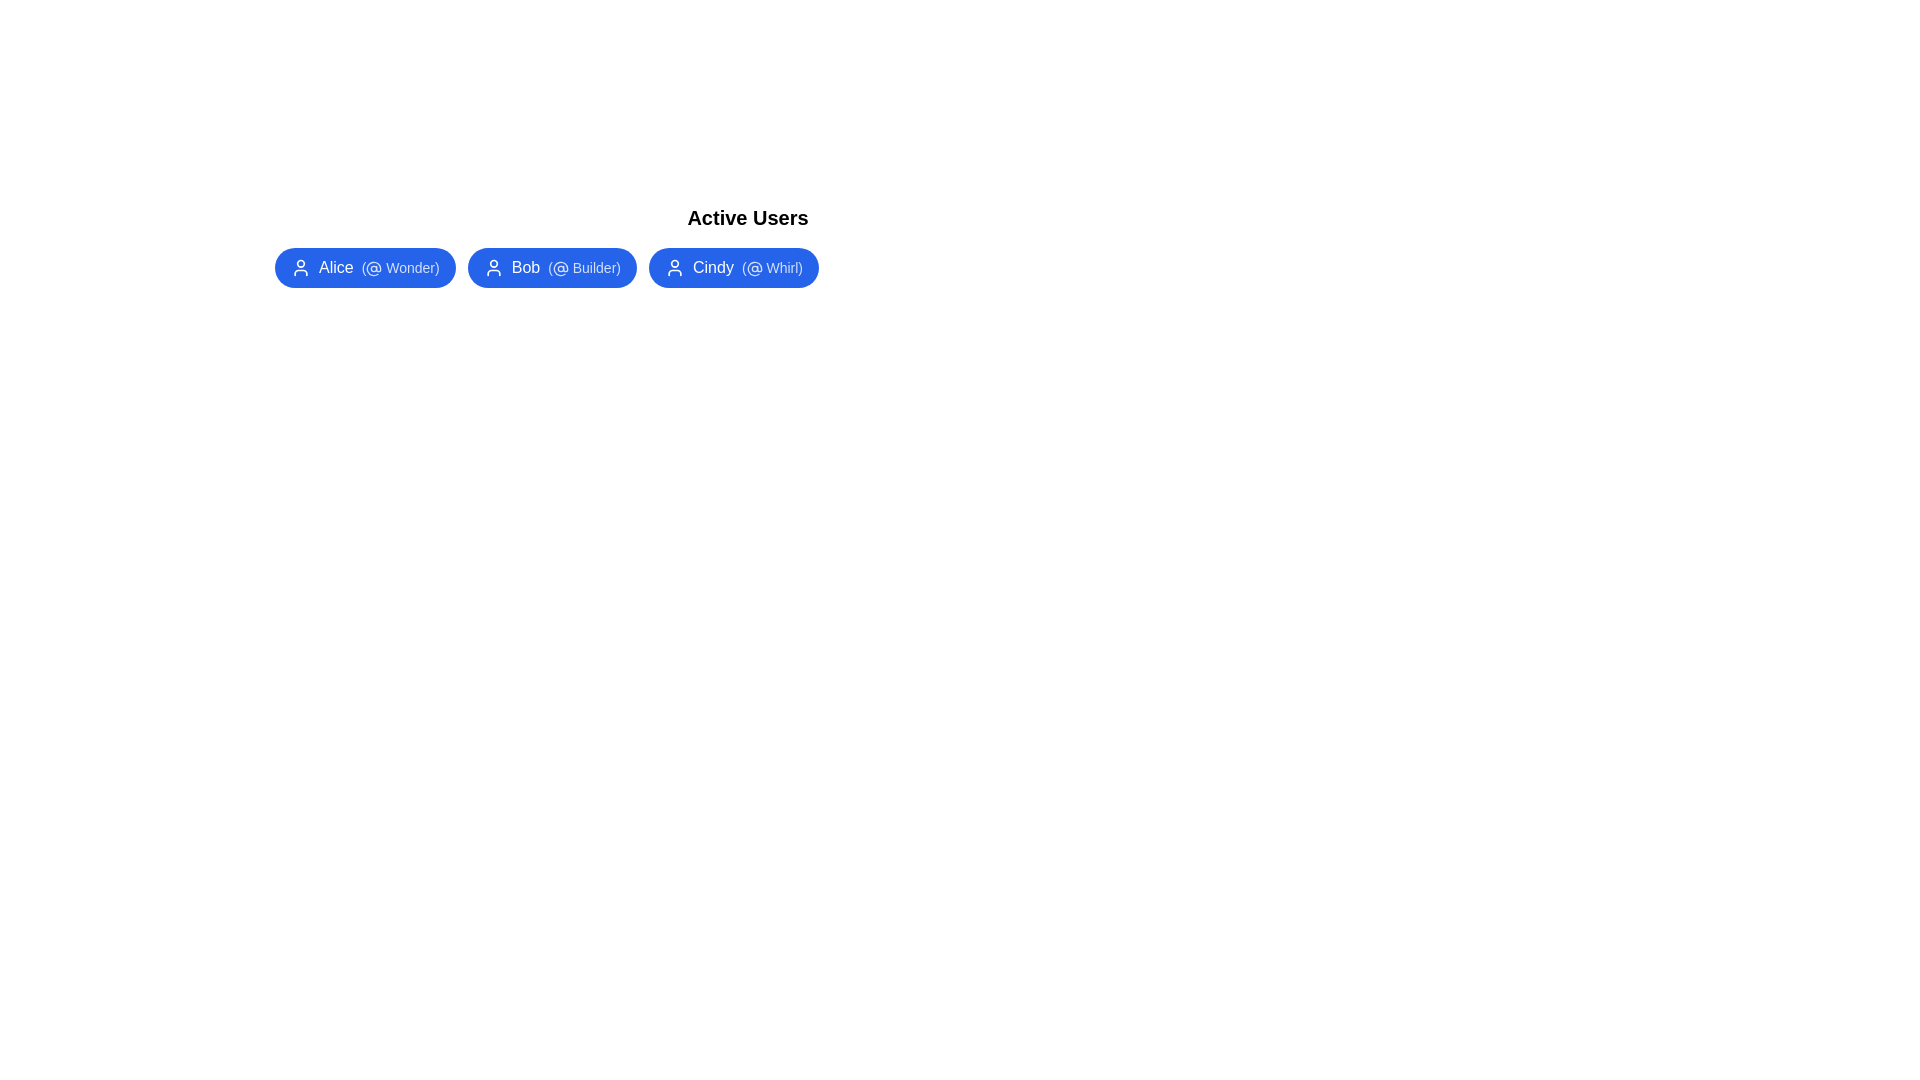 The width and height of the screenshot is (1920, 1080). What do you see at coordinates (583, 266) in the screenshot?
I see `the alias Builder within the user chip` at bounding box center [583, 266].